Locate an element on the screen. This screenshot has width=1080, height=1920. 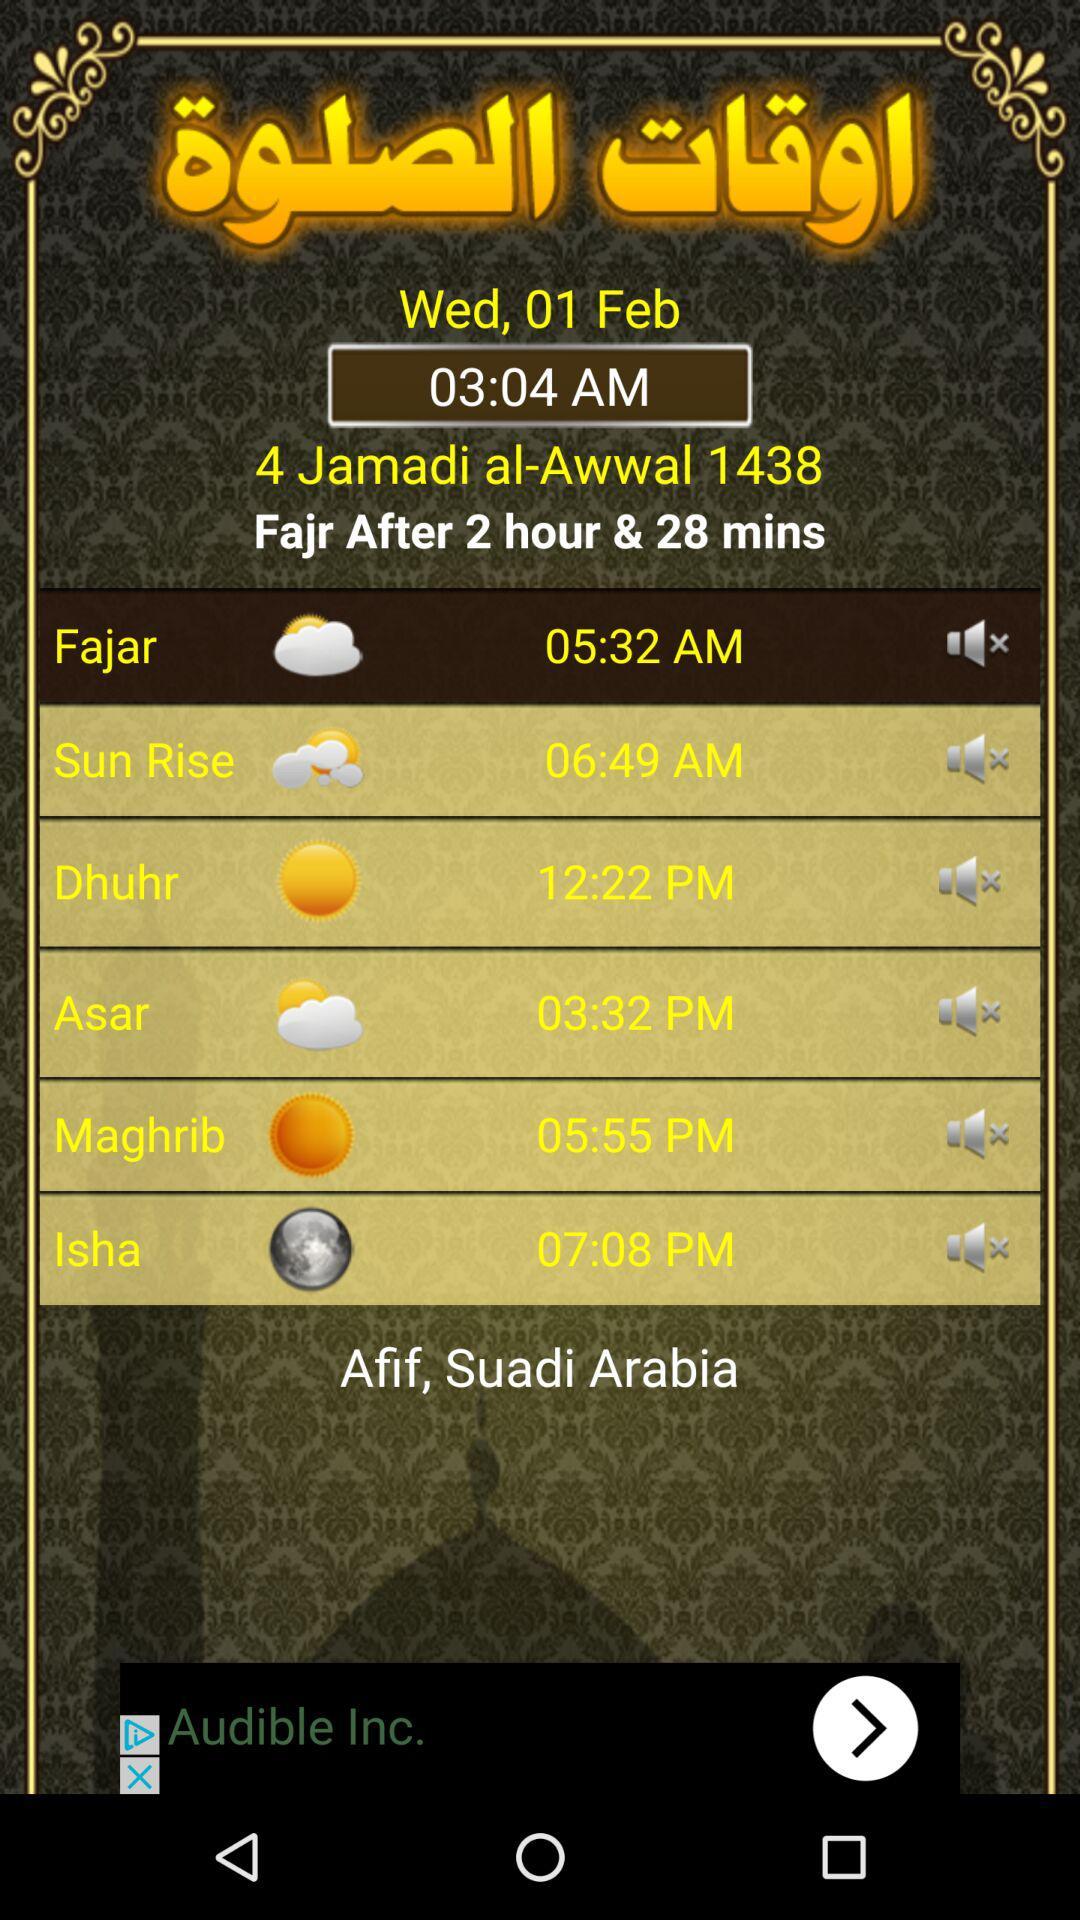
the volume icon is located at coordinates (977, 1247).